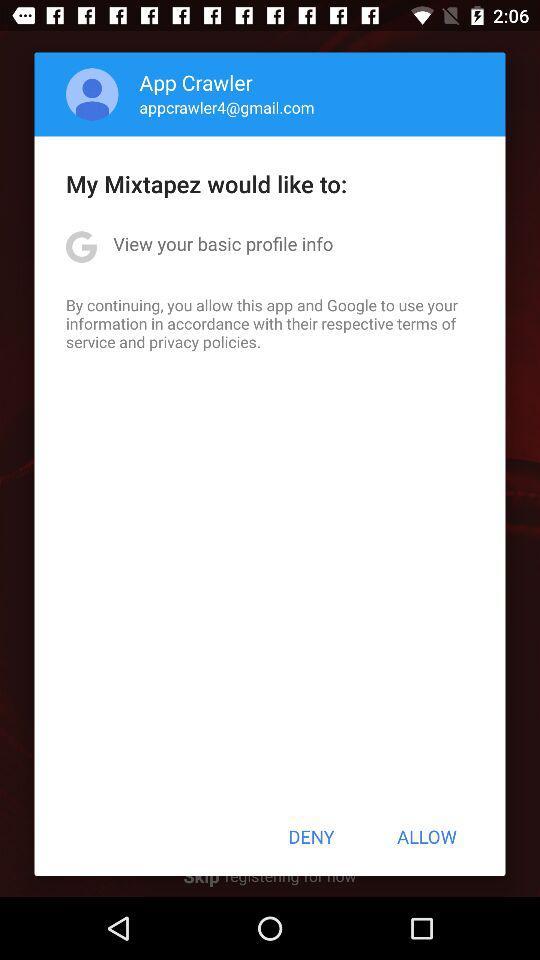 Image resolution: width=540 pixels, height=960 pixels. What do you see at coordinates (222, 242) in the screenshot?
I see `item above the by continuing you` at bounding box center [222, 242].